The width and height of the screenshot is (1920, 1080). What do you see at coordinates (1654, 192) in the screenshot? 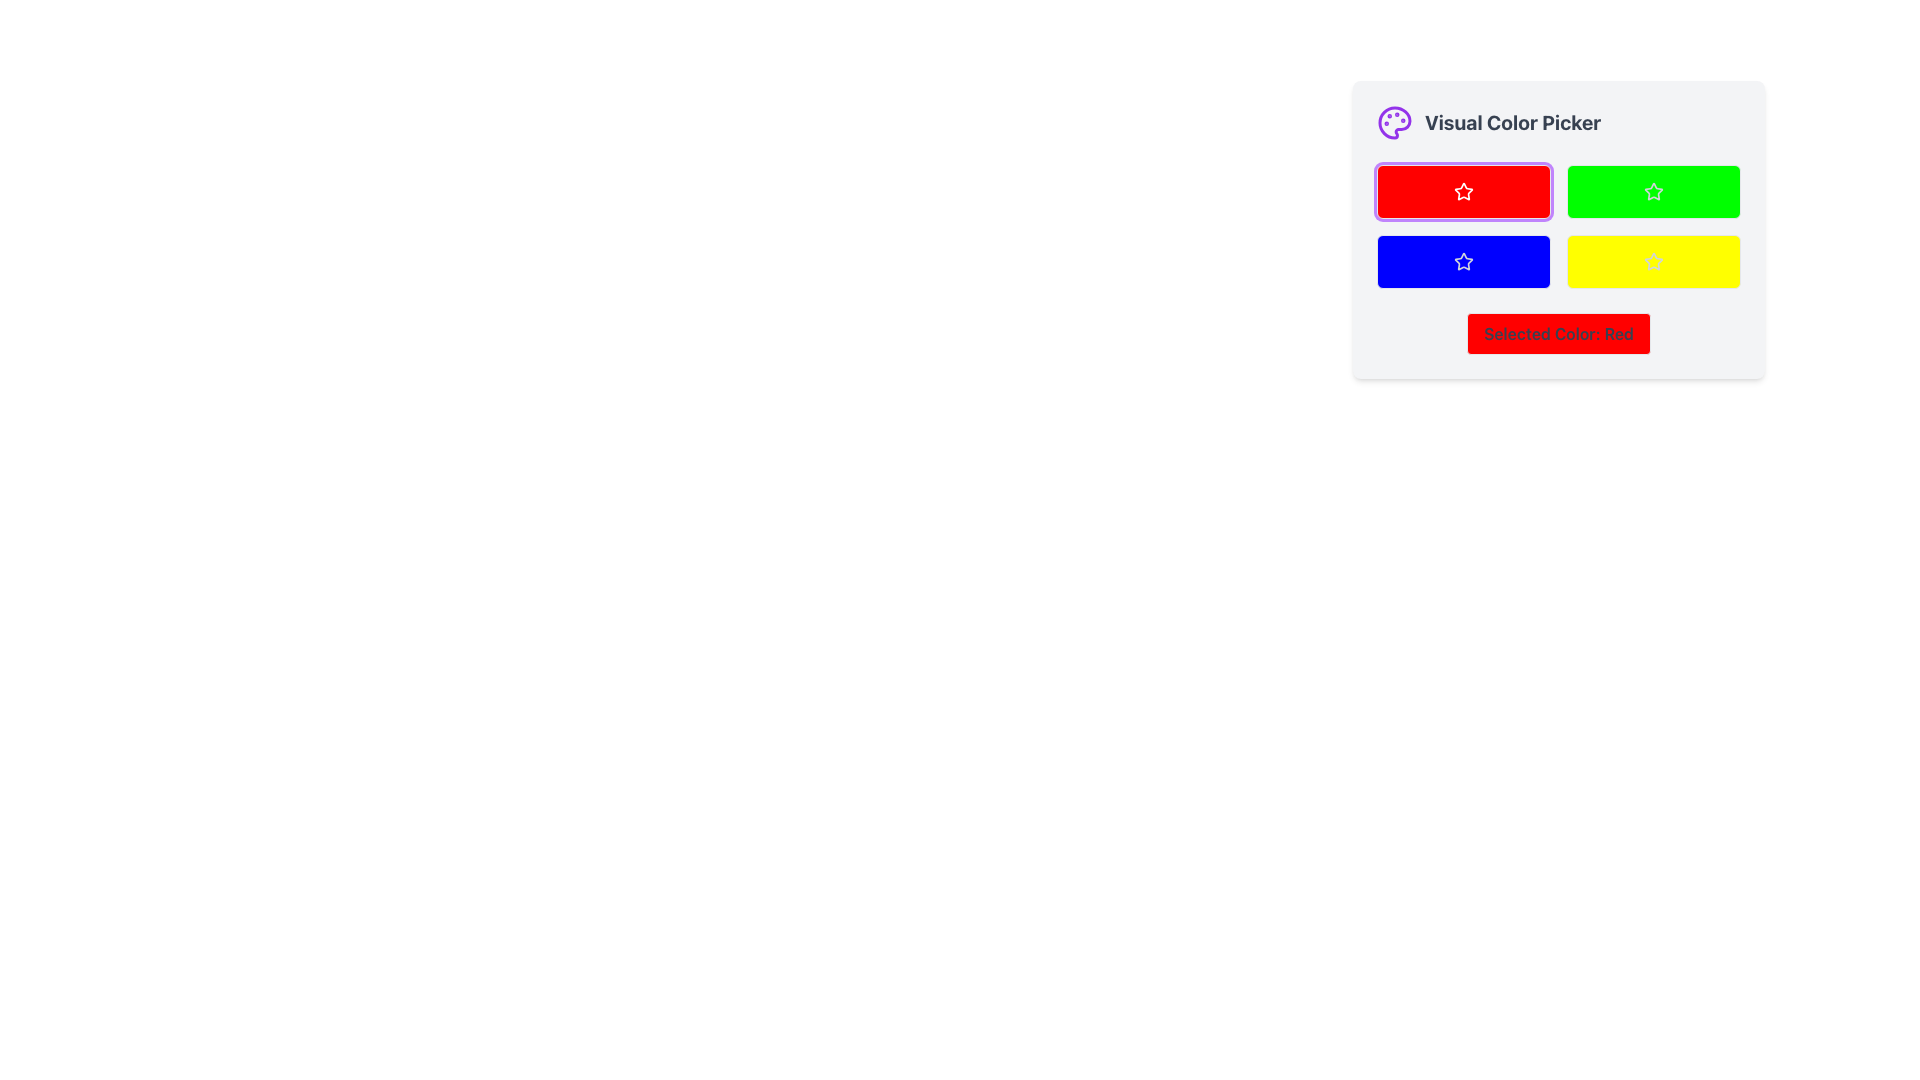
I see `the star icon with a gray outline located centrally within the green square button in the top-right position of the 2x2 grid in the 'Visual Color Picker' section` at bounding box center [1654, 192].